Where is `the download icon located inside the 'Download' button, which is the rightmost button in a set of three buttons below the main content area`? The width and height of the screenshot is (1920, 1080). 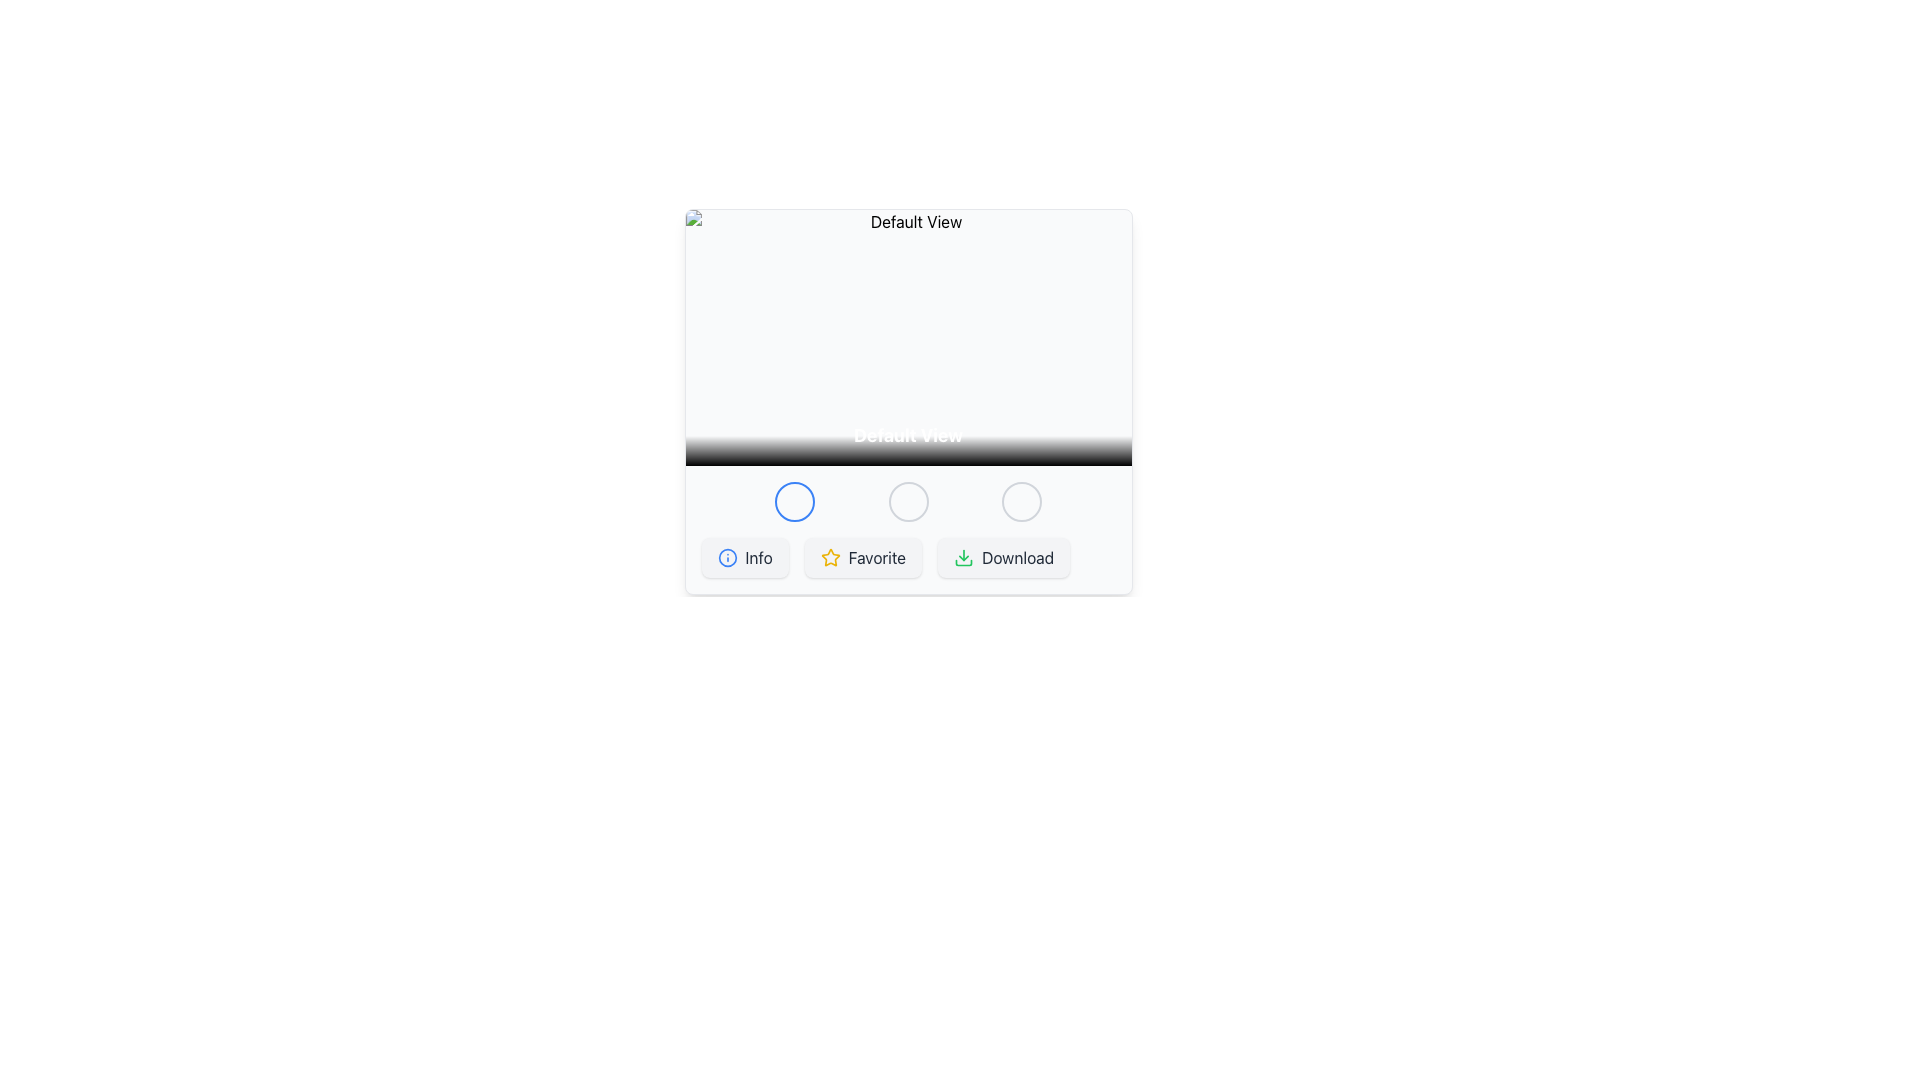
the download icon located inside the 'Download' button, which is the rightmost button in a set of three buttons below the main content area is located at coordinates (964, 558).